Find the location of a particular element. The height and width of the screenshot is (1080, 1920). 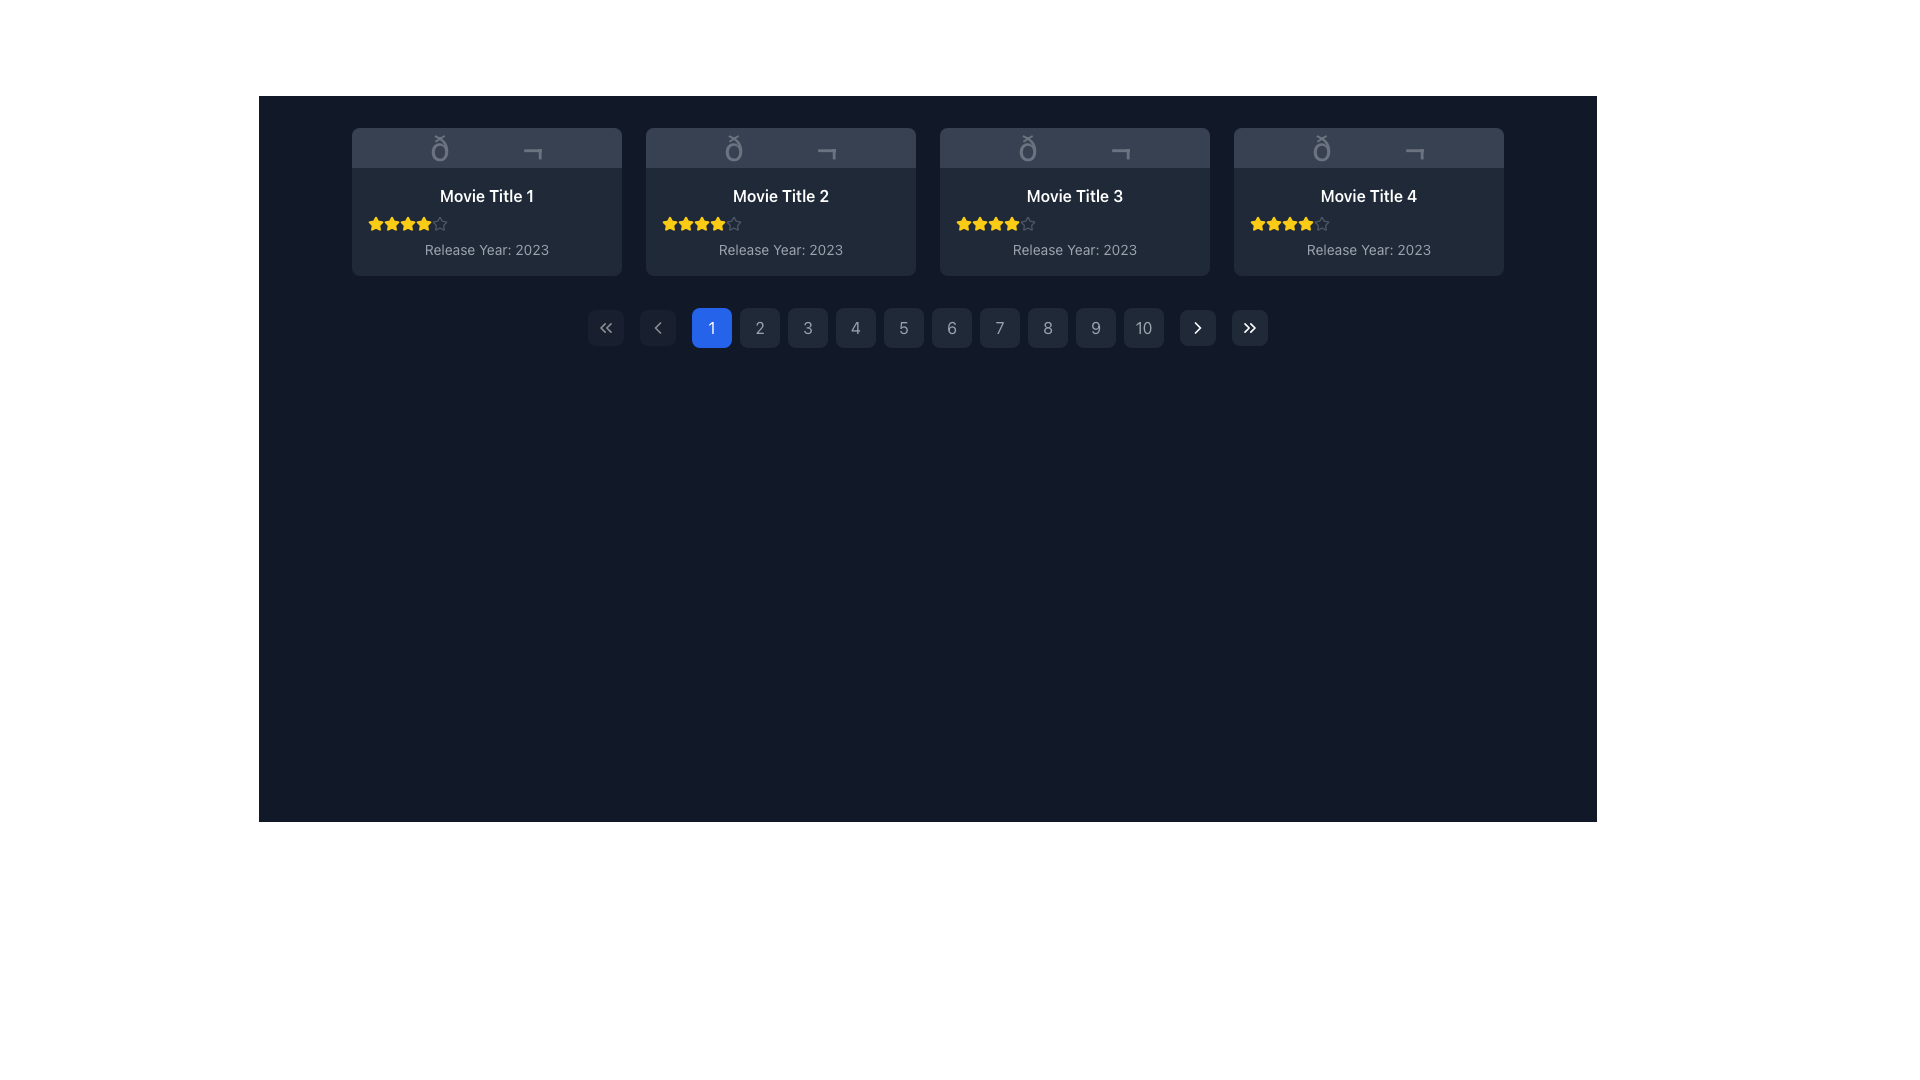

the sixth yellow star-shaped icon in the movie card rating indicator located in the first position of the grid is located at coordinates (422, 223).